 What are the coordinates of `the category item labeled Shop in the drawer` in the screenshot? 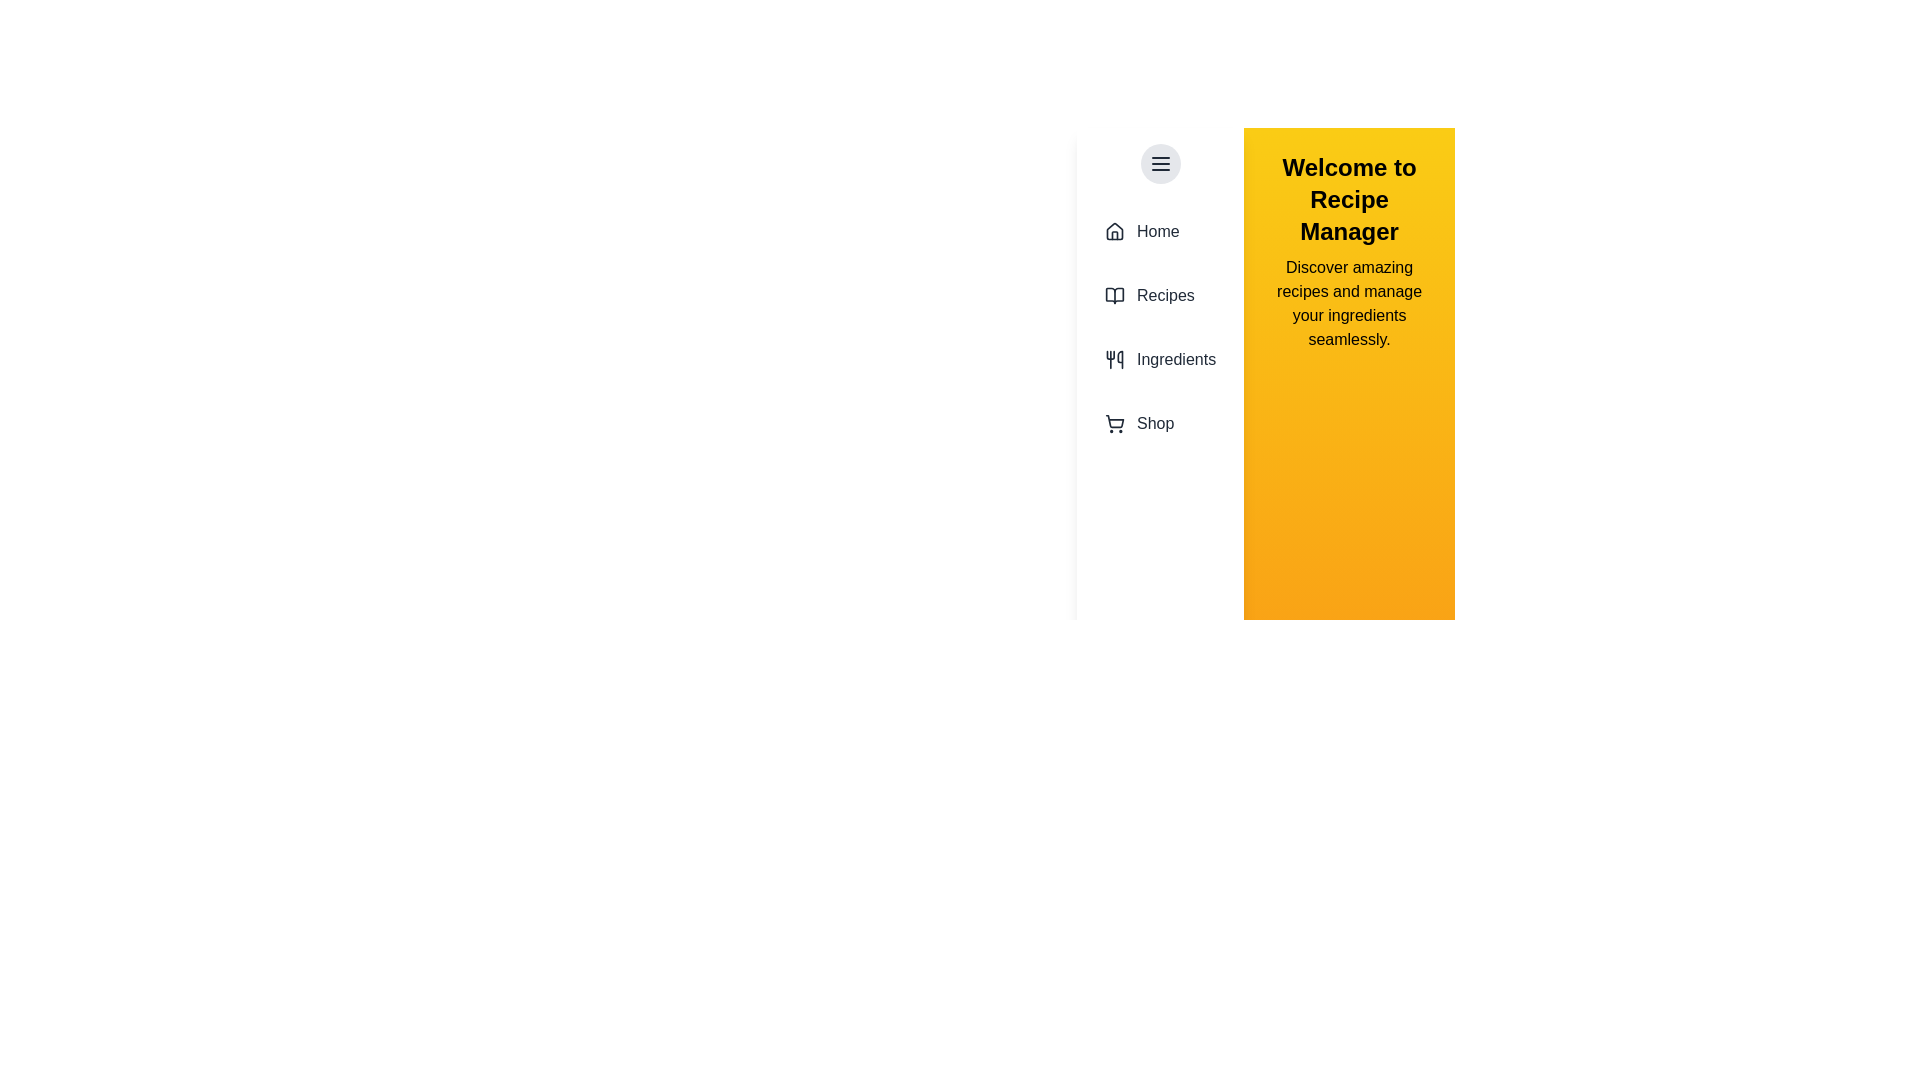 It's located at (1160, 423).